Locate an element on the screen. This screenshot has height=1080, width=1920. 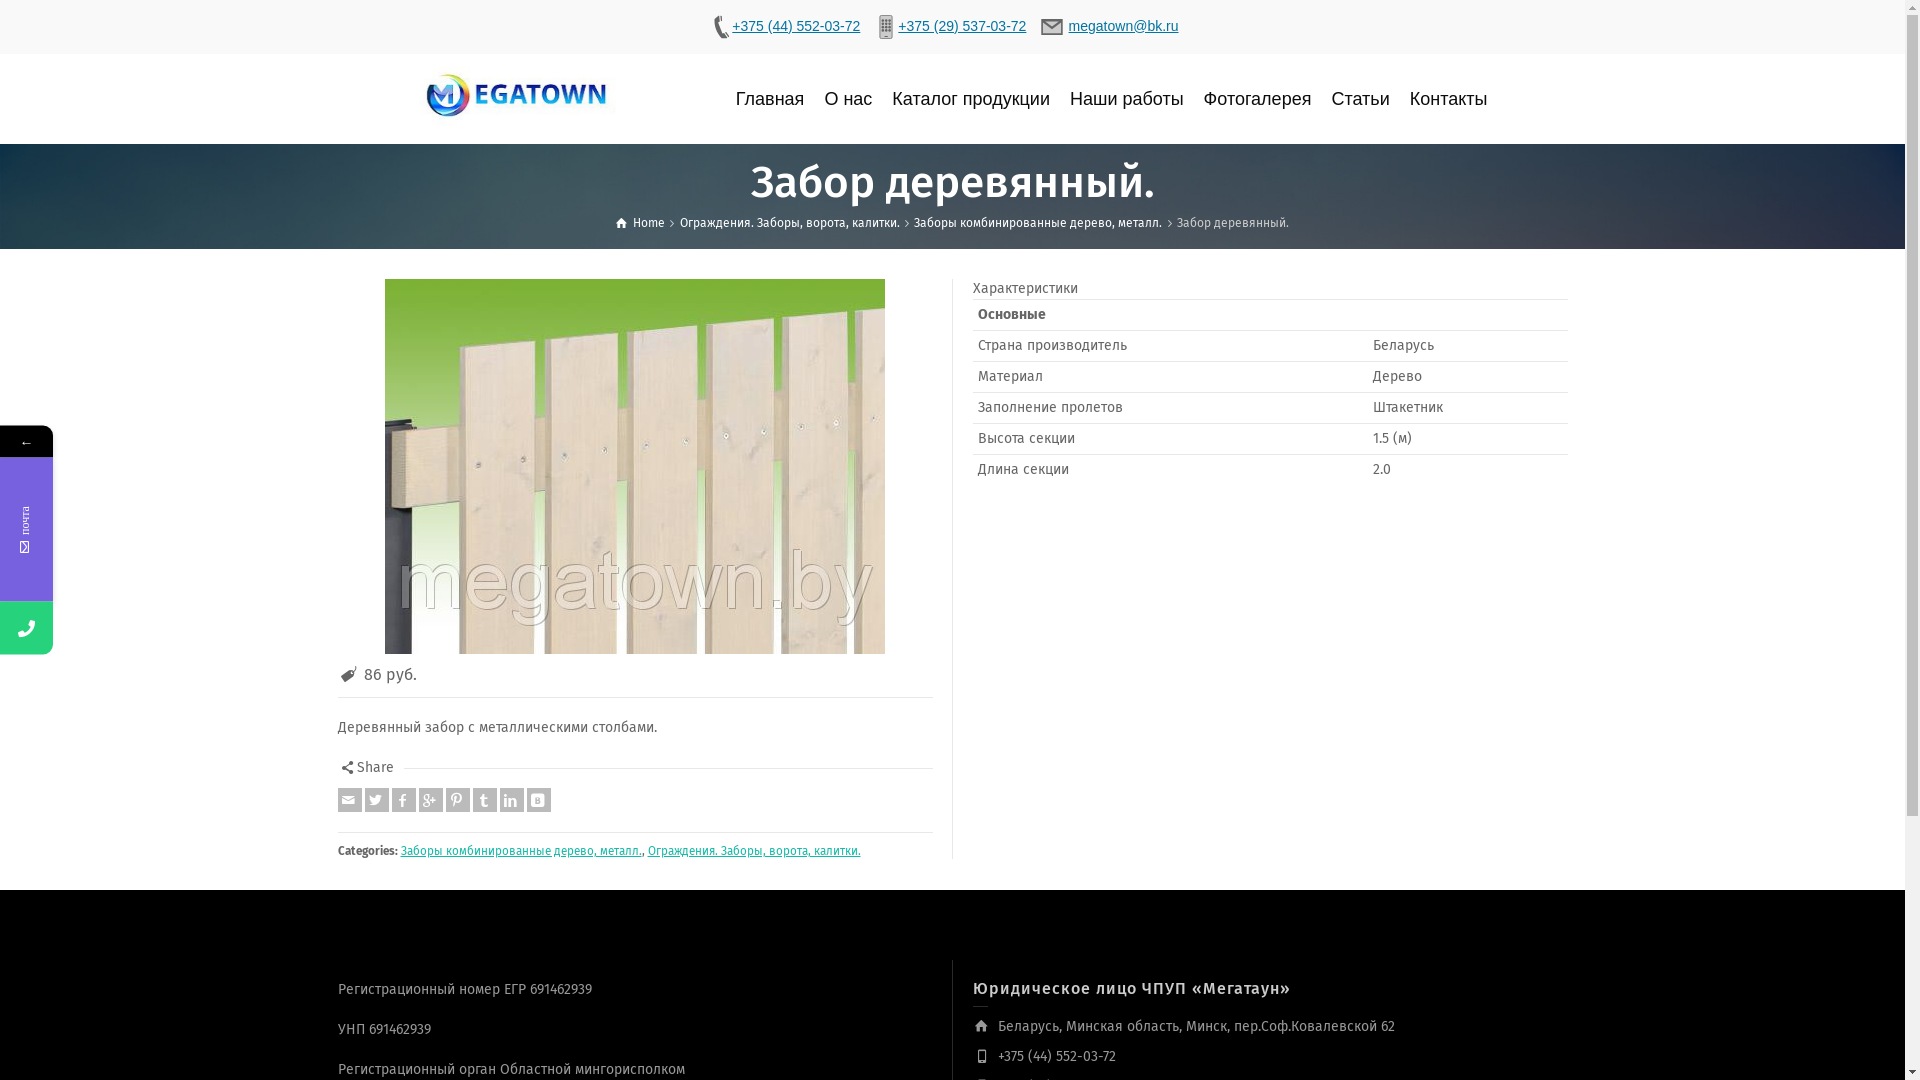
'Linkedin' is located at coordinates (512, 798).